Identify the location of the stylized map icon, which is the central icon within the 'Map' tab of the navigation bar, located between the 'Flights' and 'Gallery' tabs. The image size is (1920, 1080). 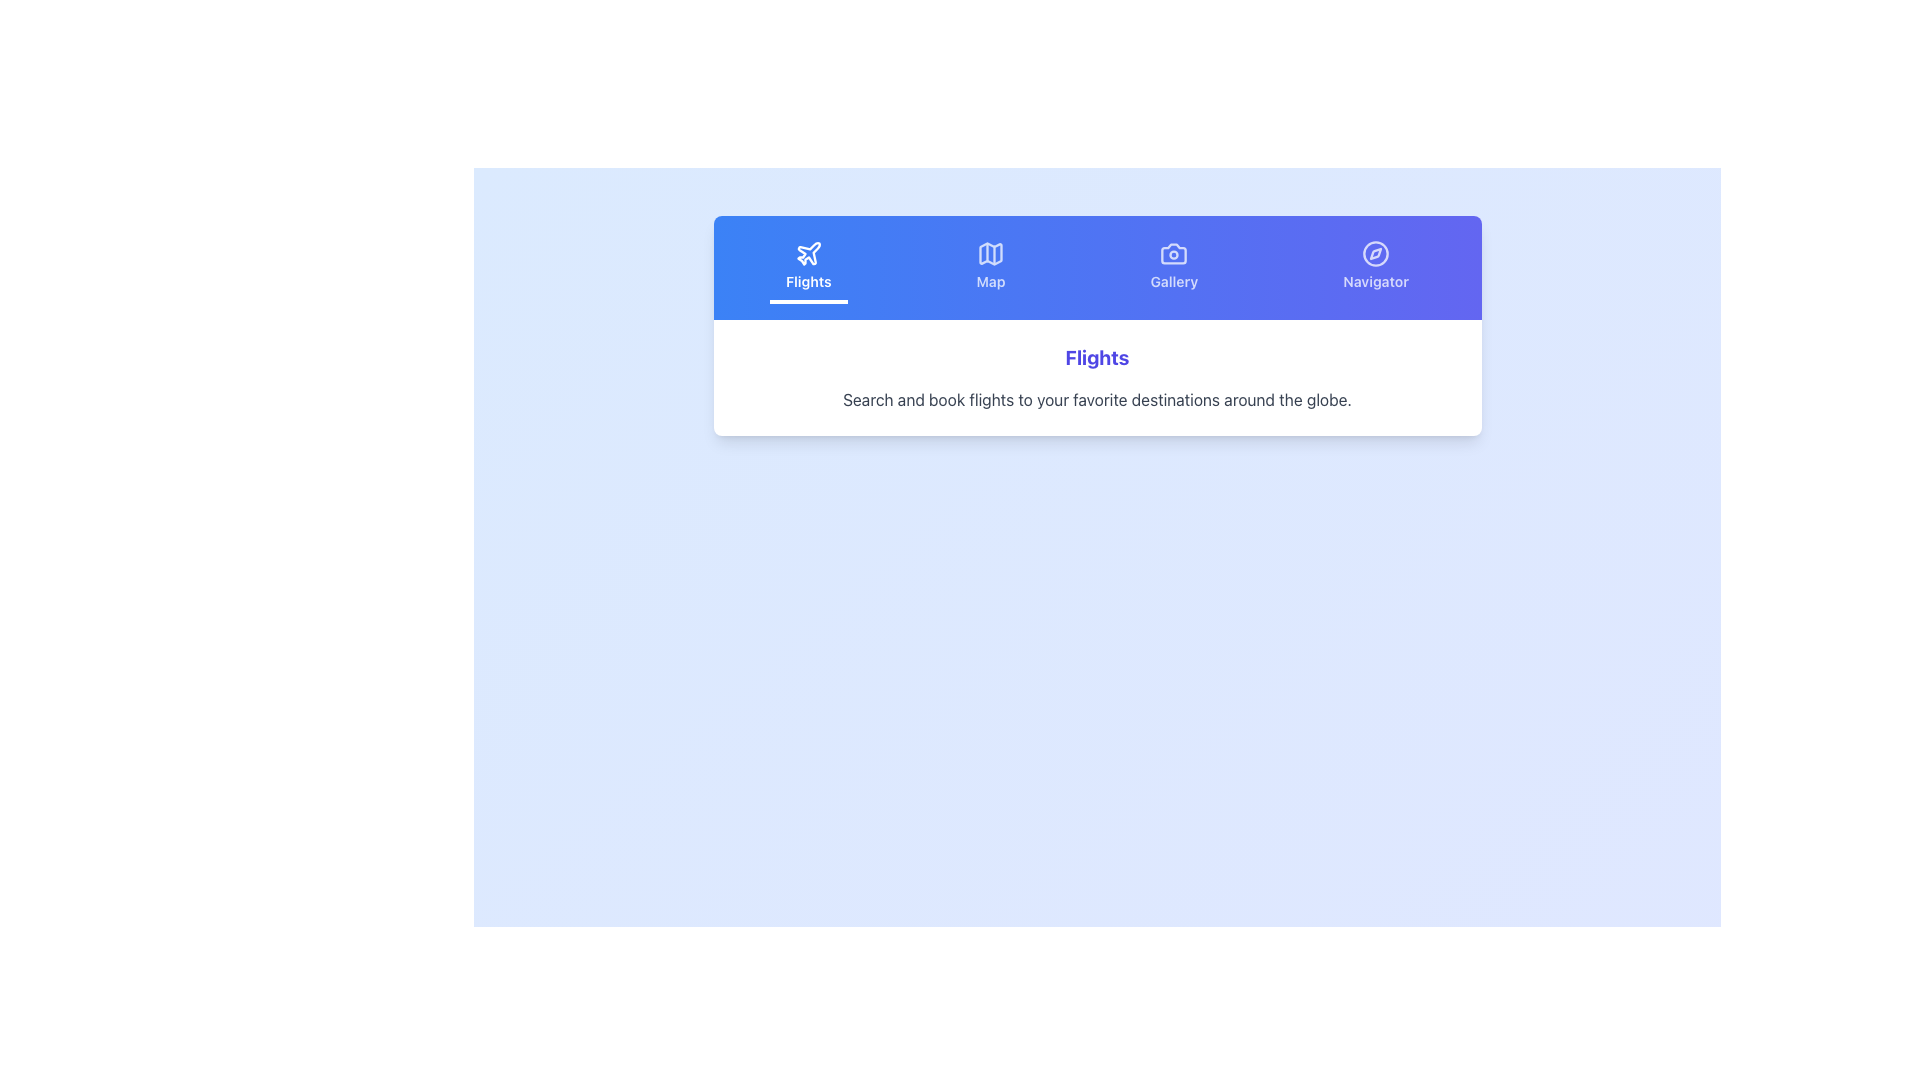
(991, 253).